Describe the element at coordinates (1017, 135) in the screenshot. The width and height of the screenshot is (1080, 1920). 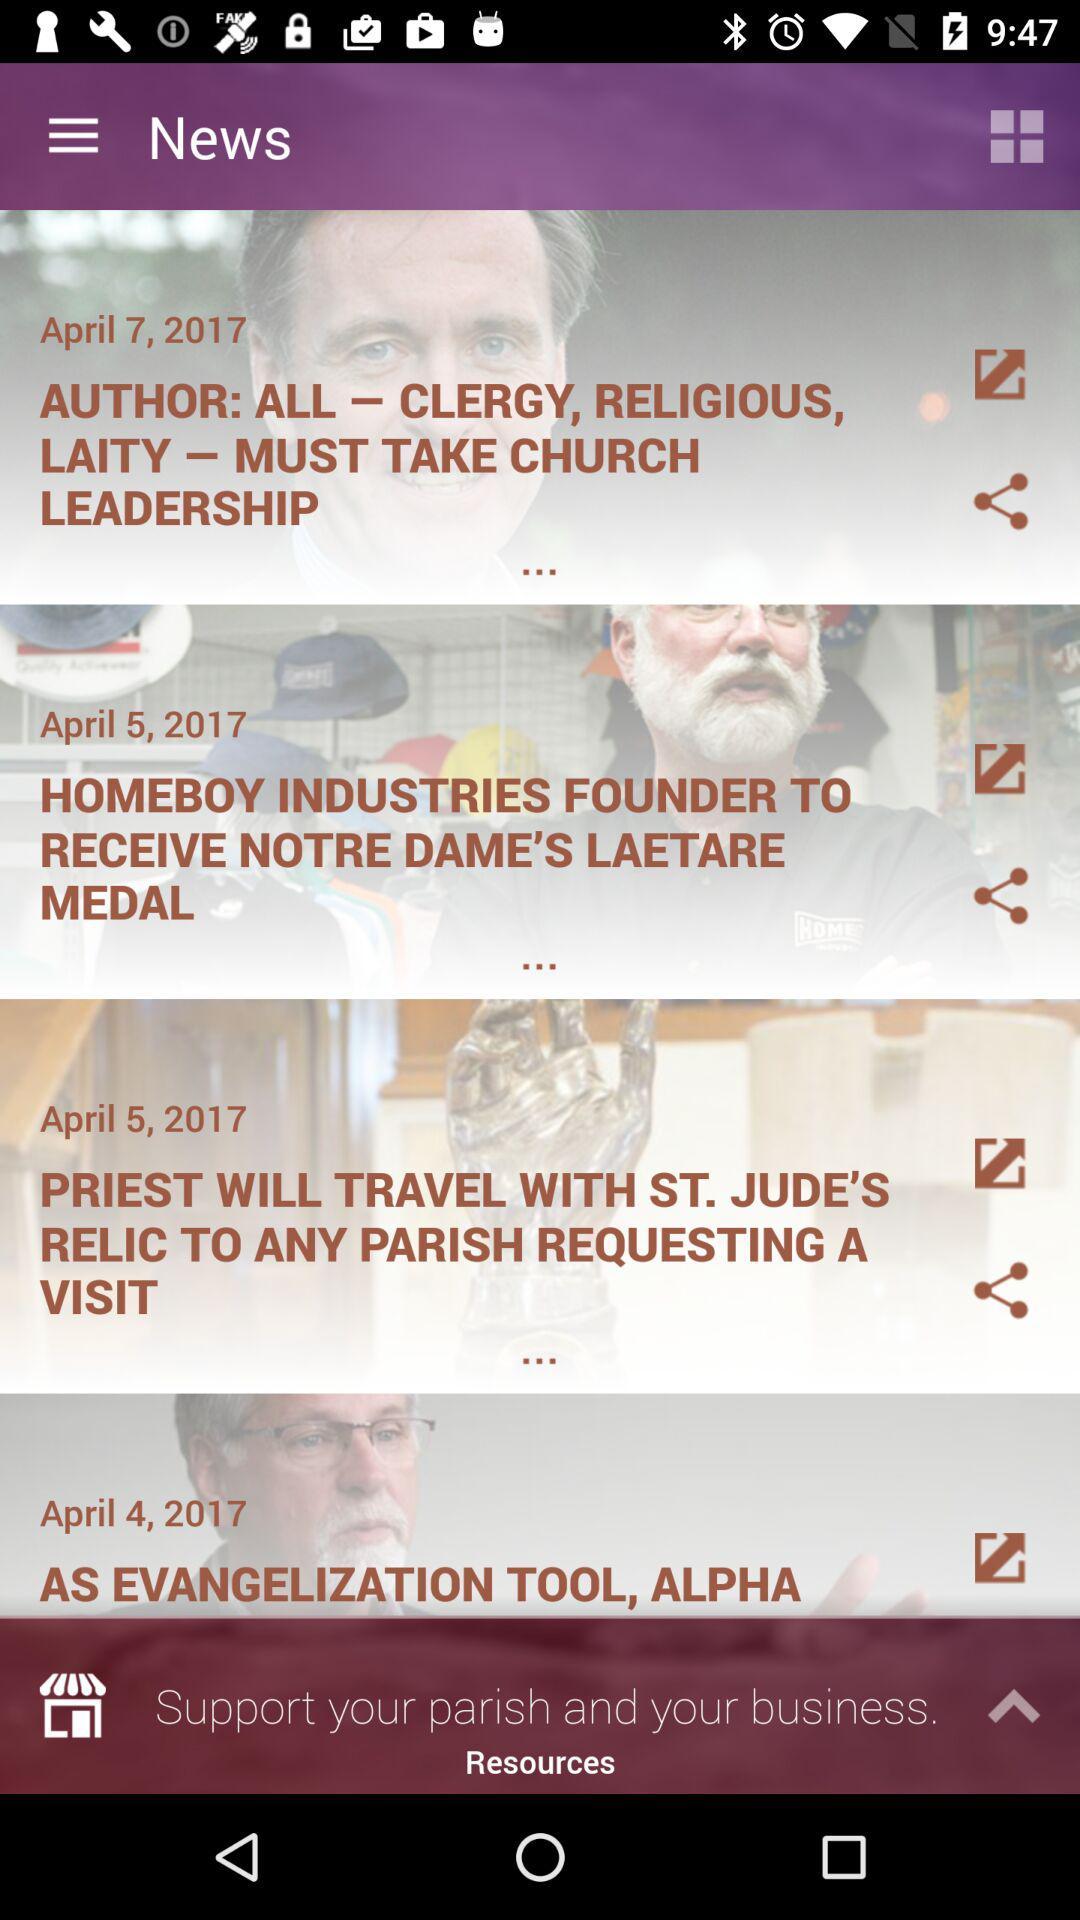
I see `icon next to the news item` at that location.